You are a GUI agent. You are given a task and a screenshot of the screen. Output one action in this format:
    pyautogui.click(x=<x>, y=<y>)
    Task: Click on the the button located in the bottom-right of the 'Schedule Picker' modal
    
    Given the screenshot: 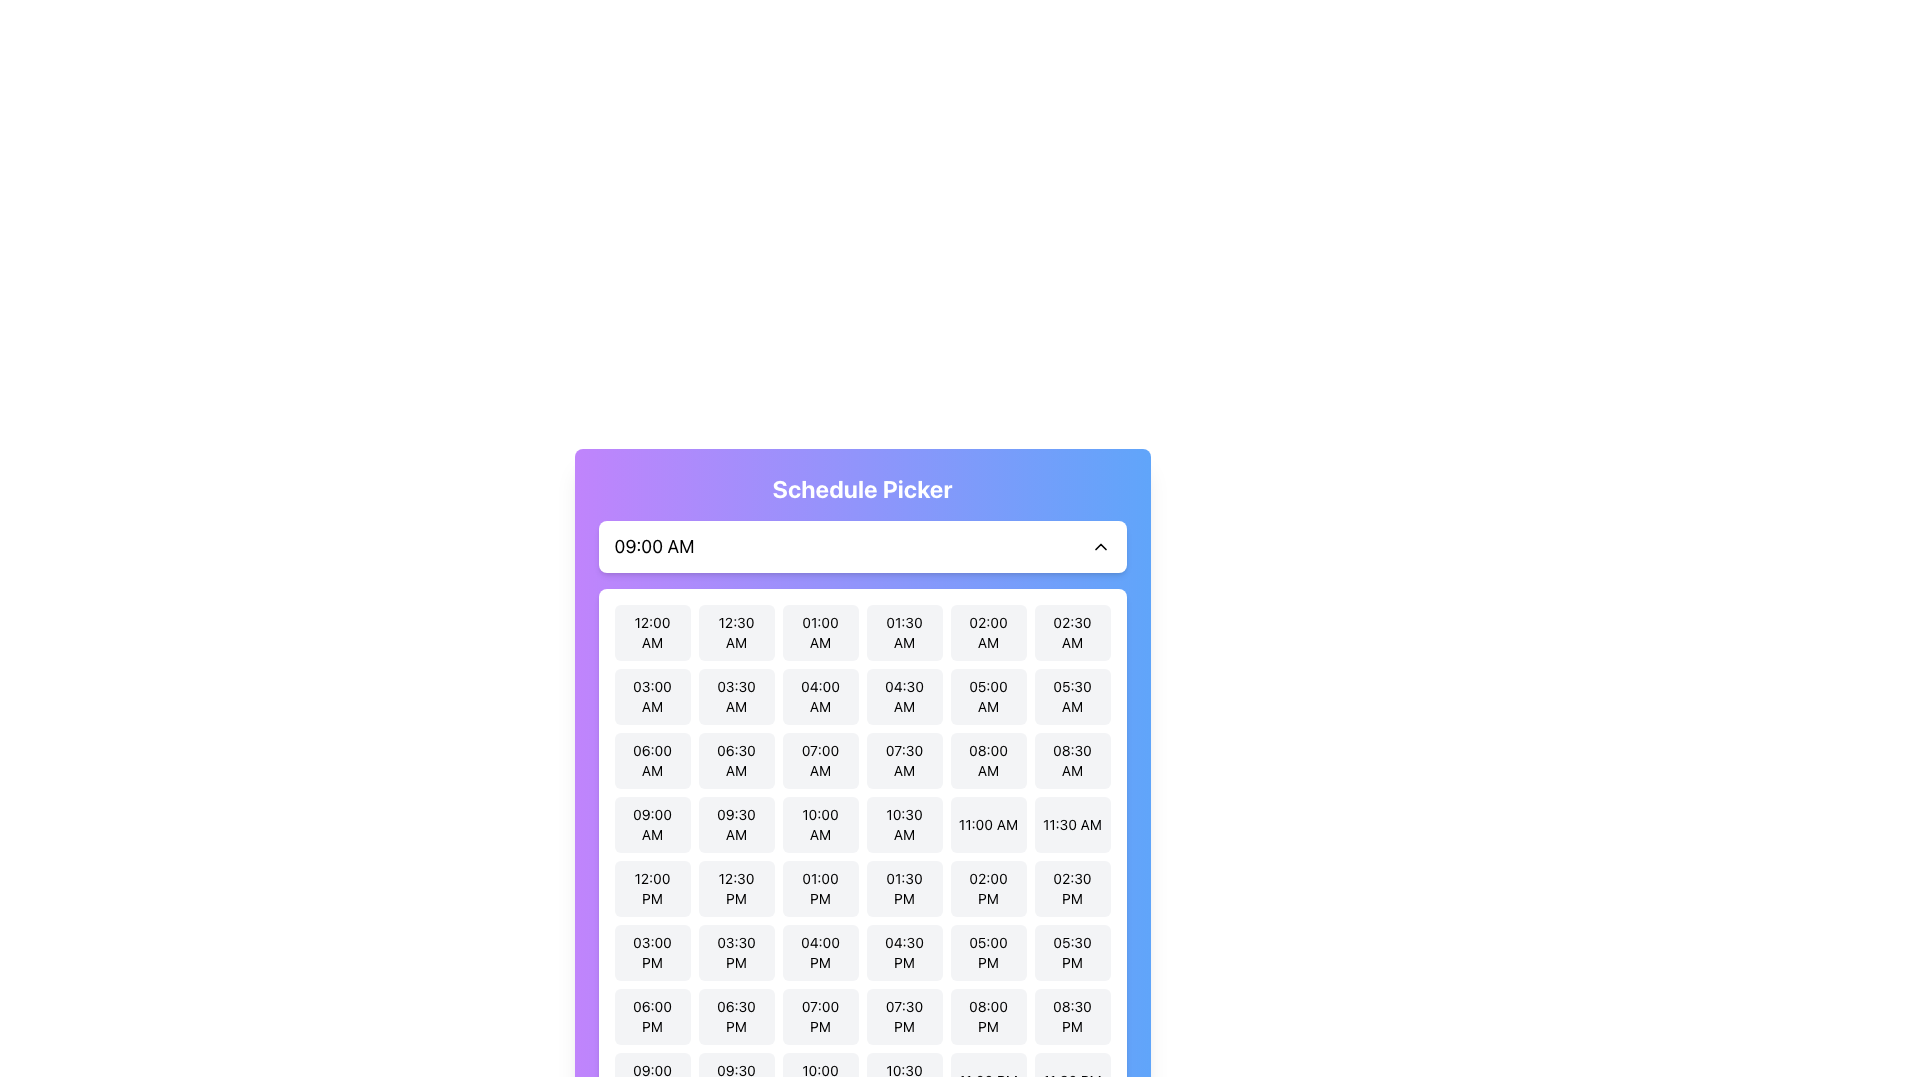 What is the action you would take?
    pyautogui.click(x=1071, y=1017)
    